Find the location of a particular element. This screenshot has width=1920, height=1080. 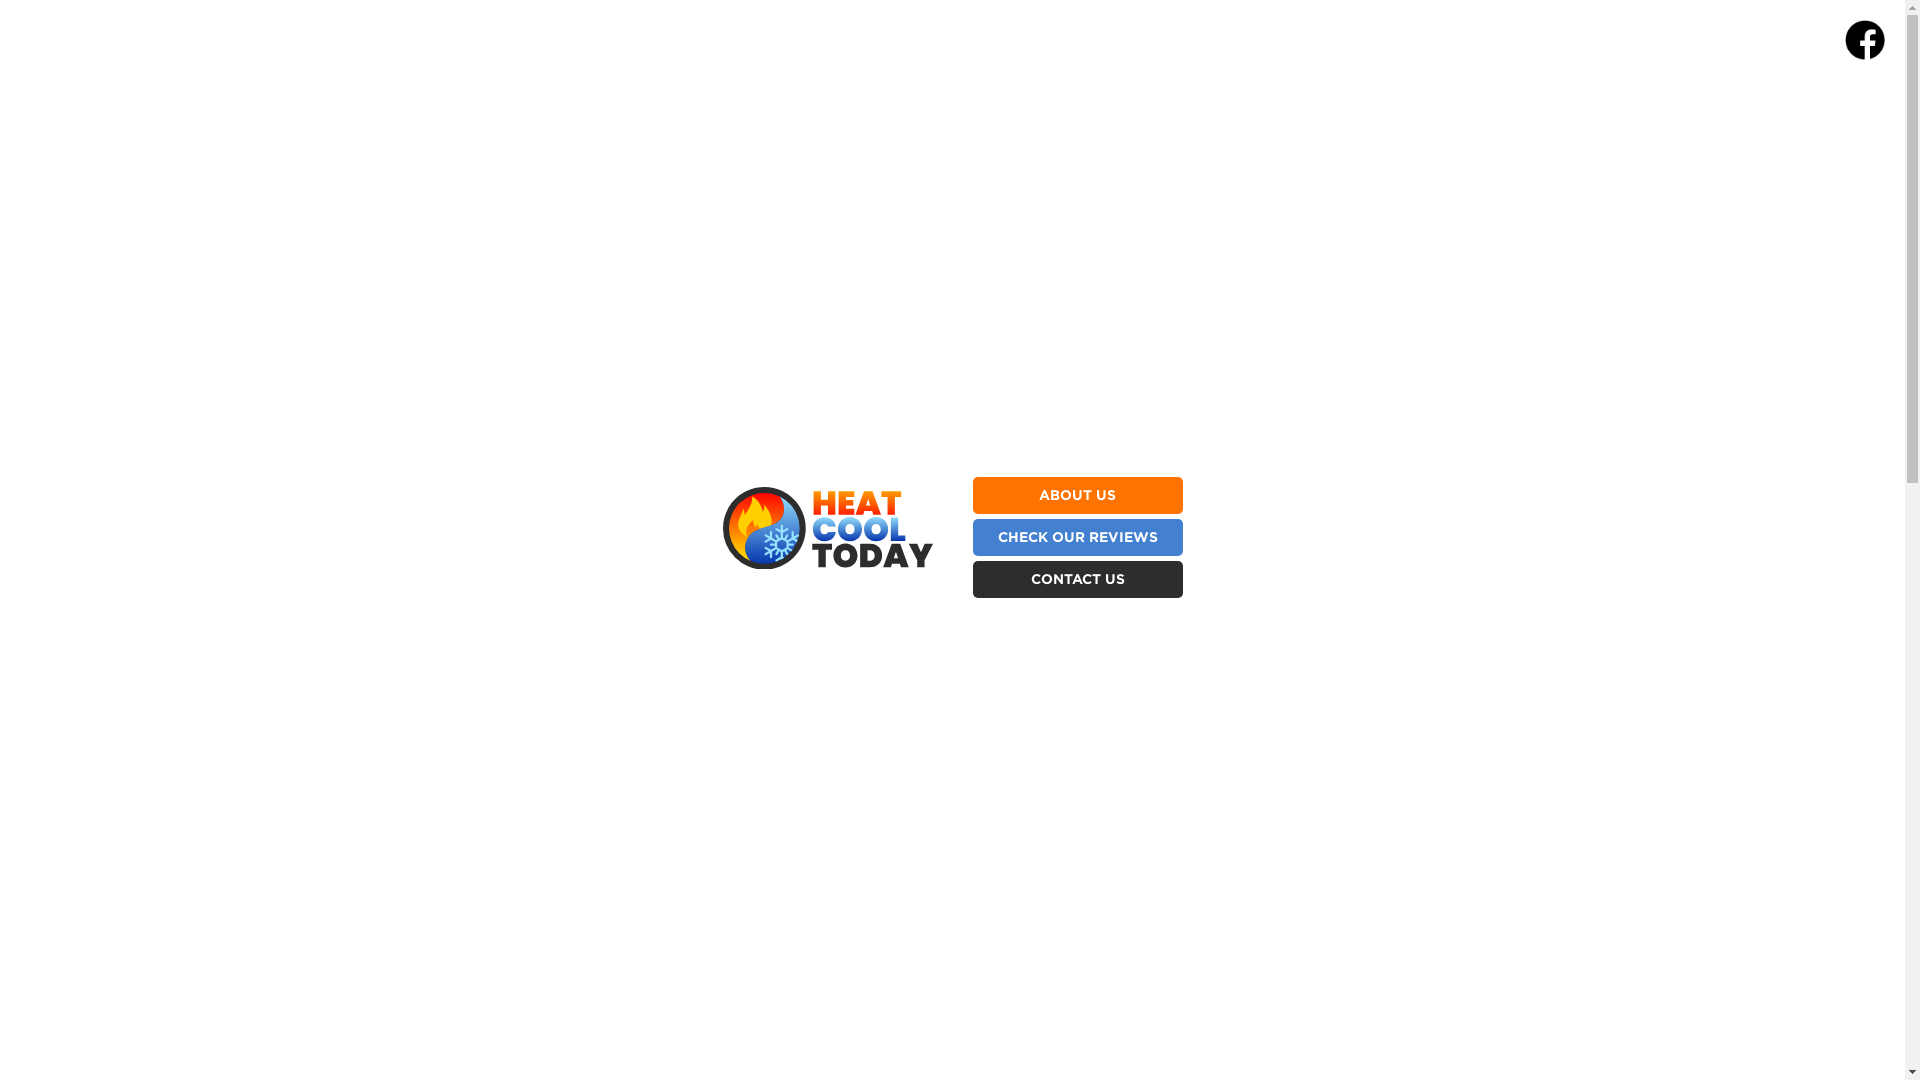

'ABOUT US' is located at coordinates (1076, 494).